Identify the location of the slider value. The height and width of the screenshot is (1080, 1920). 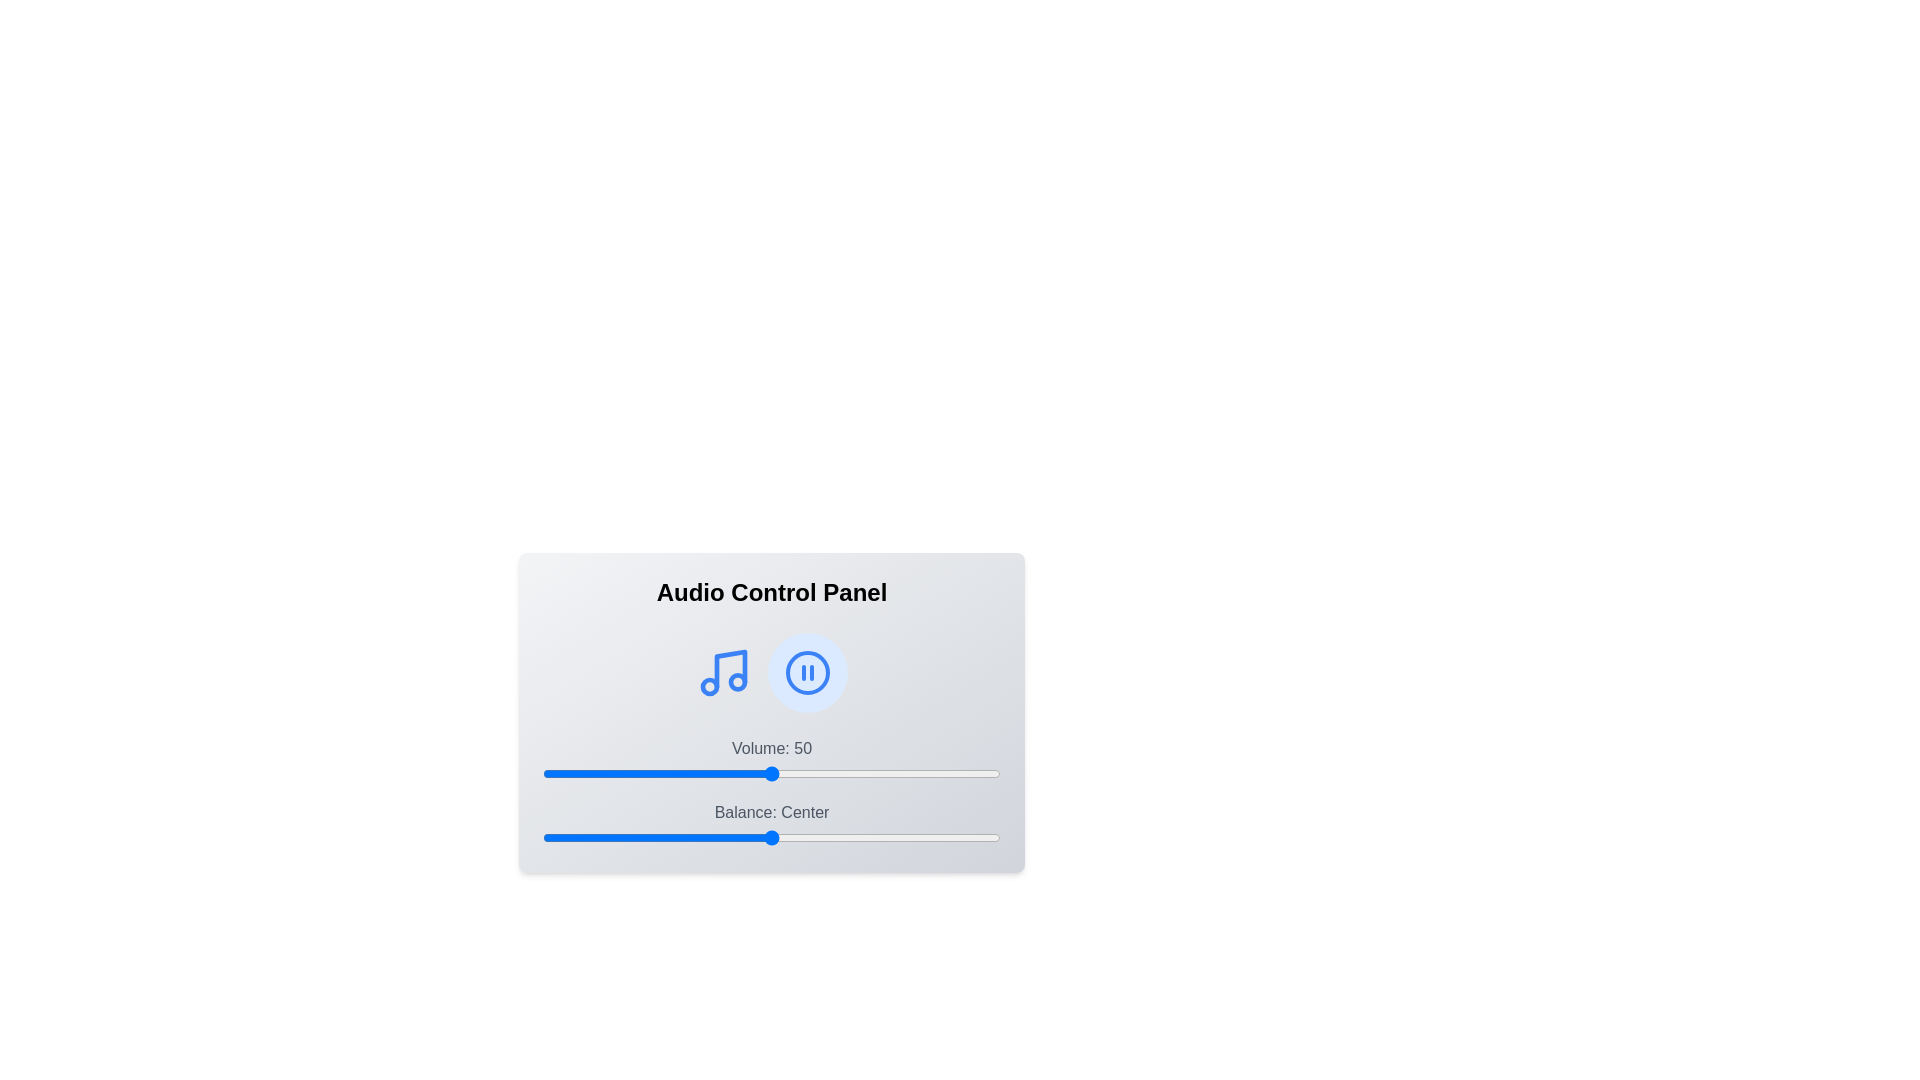
(973, 773).